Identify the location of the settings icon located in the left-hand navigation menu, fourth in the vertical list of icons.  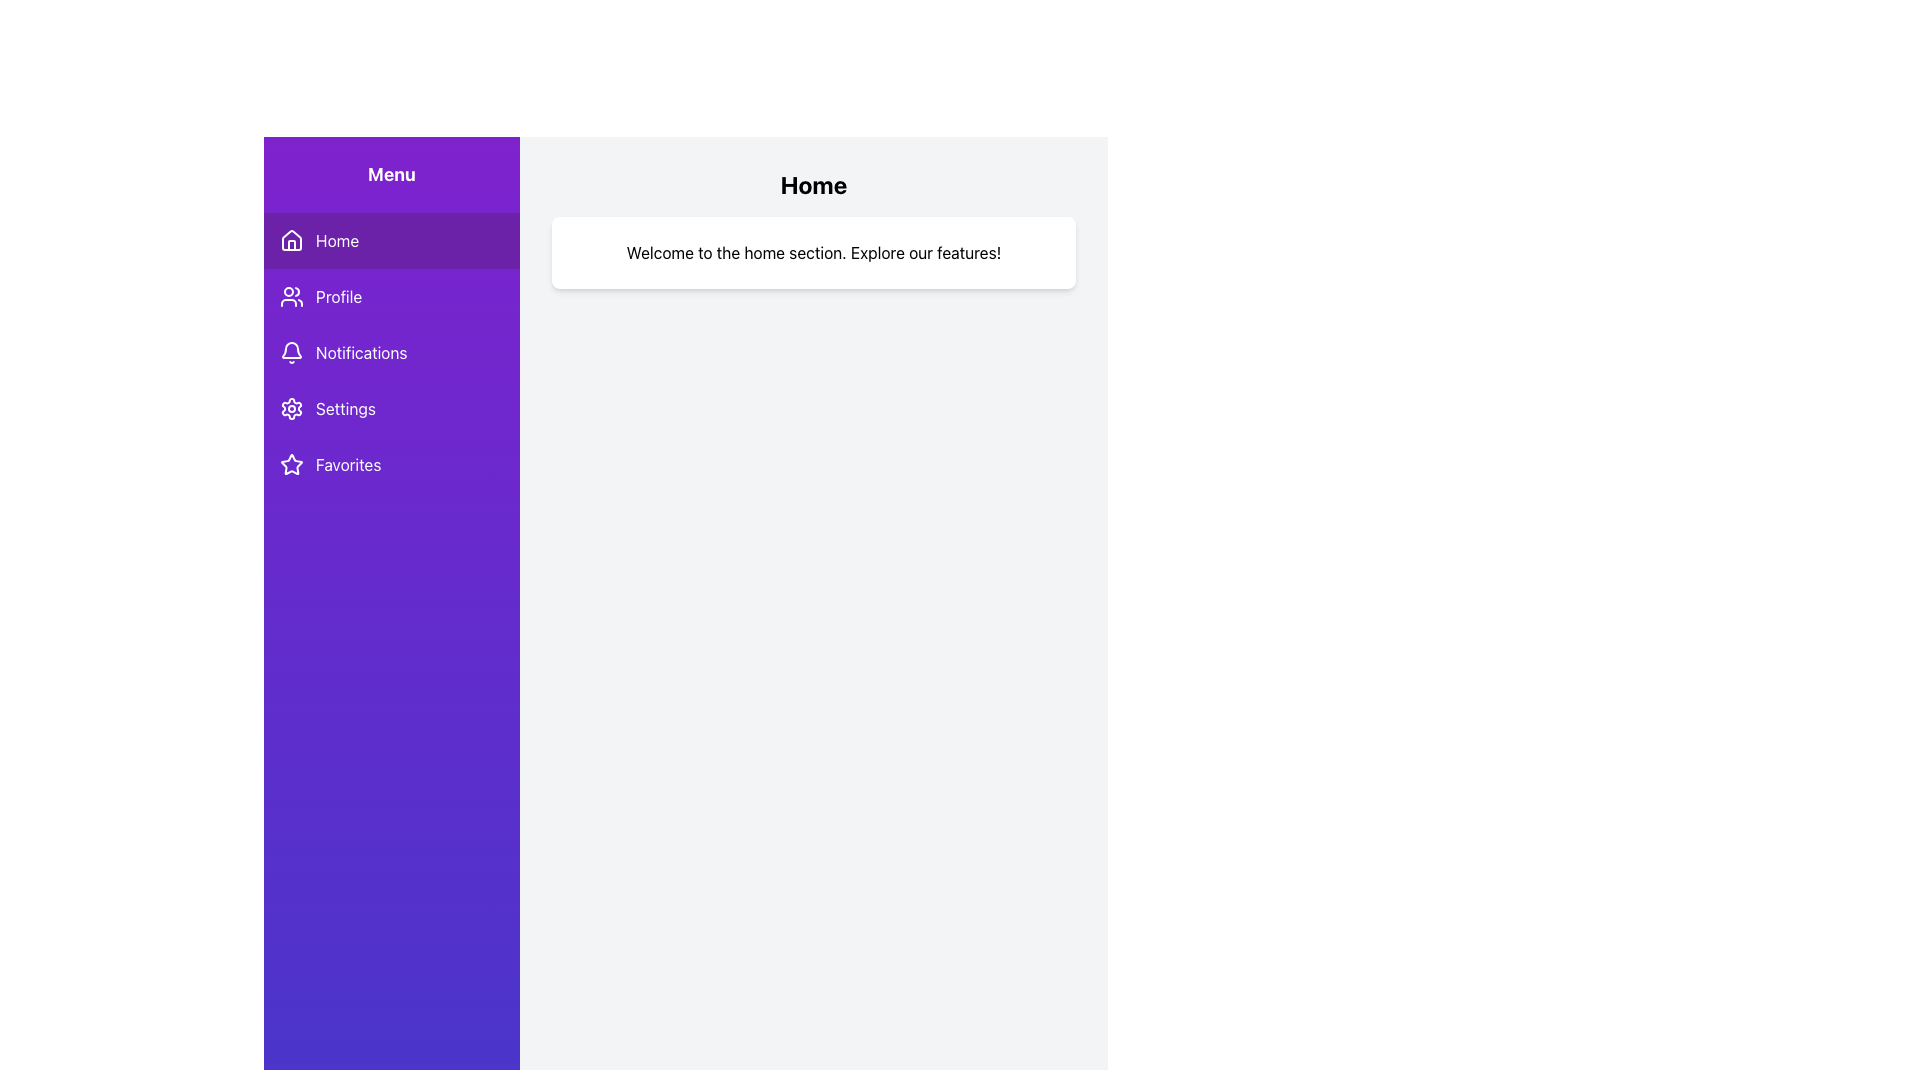
(291, 407).